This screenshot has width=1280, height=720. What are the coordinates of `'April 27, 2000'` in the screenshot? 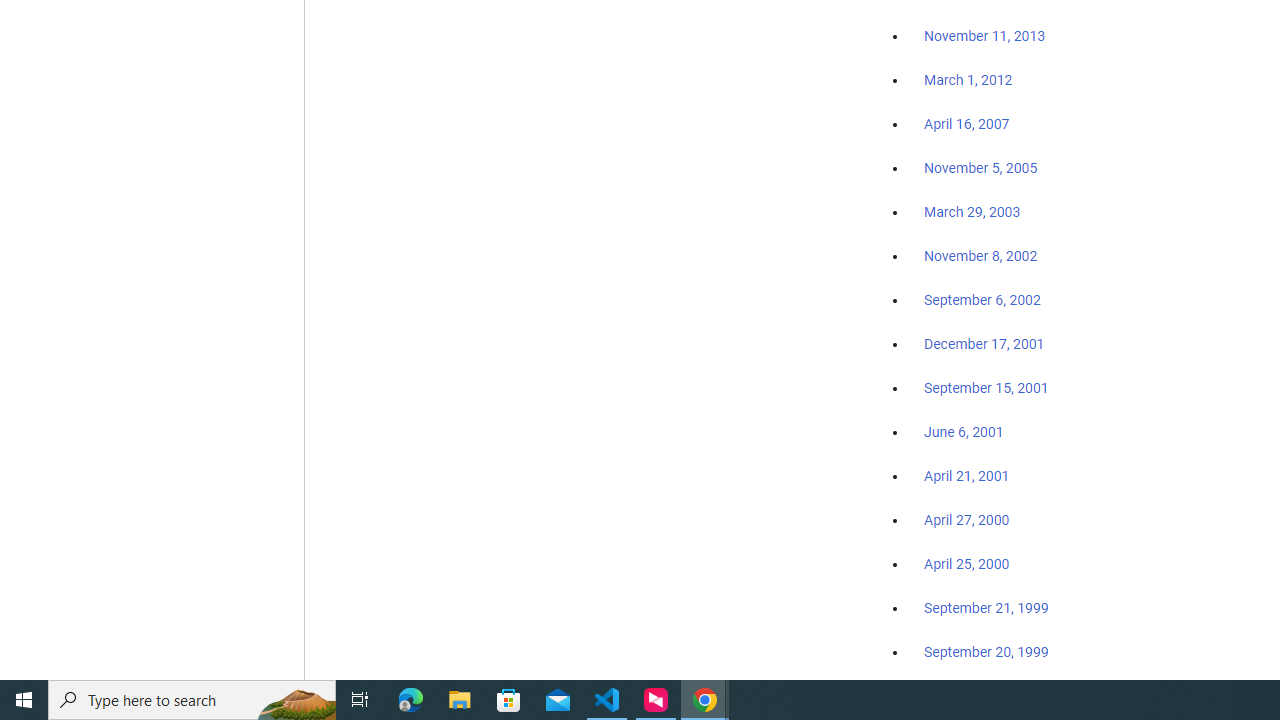 It's located at (967, 519).